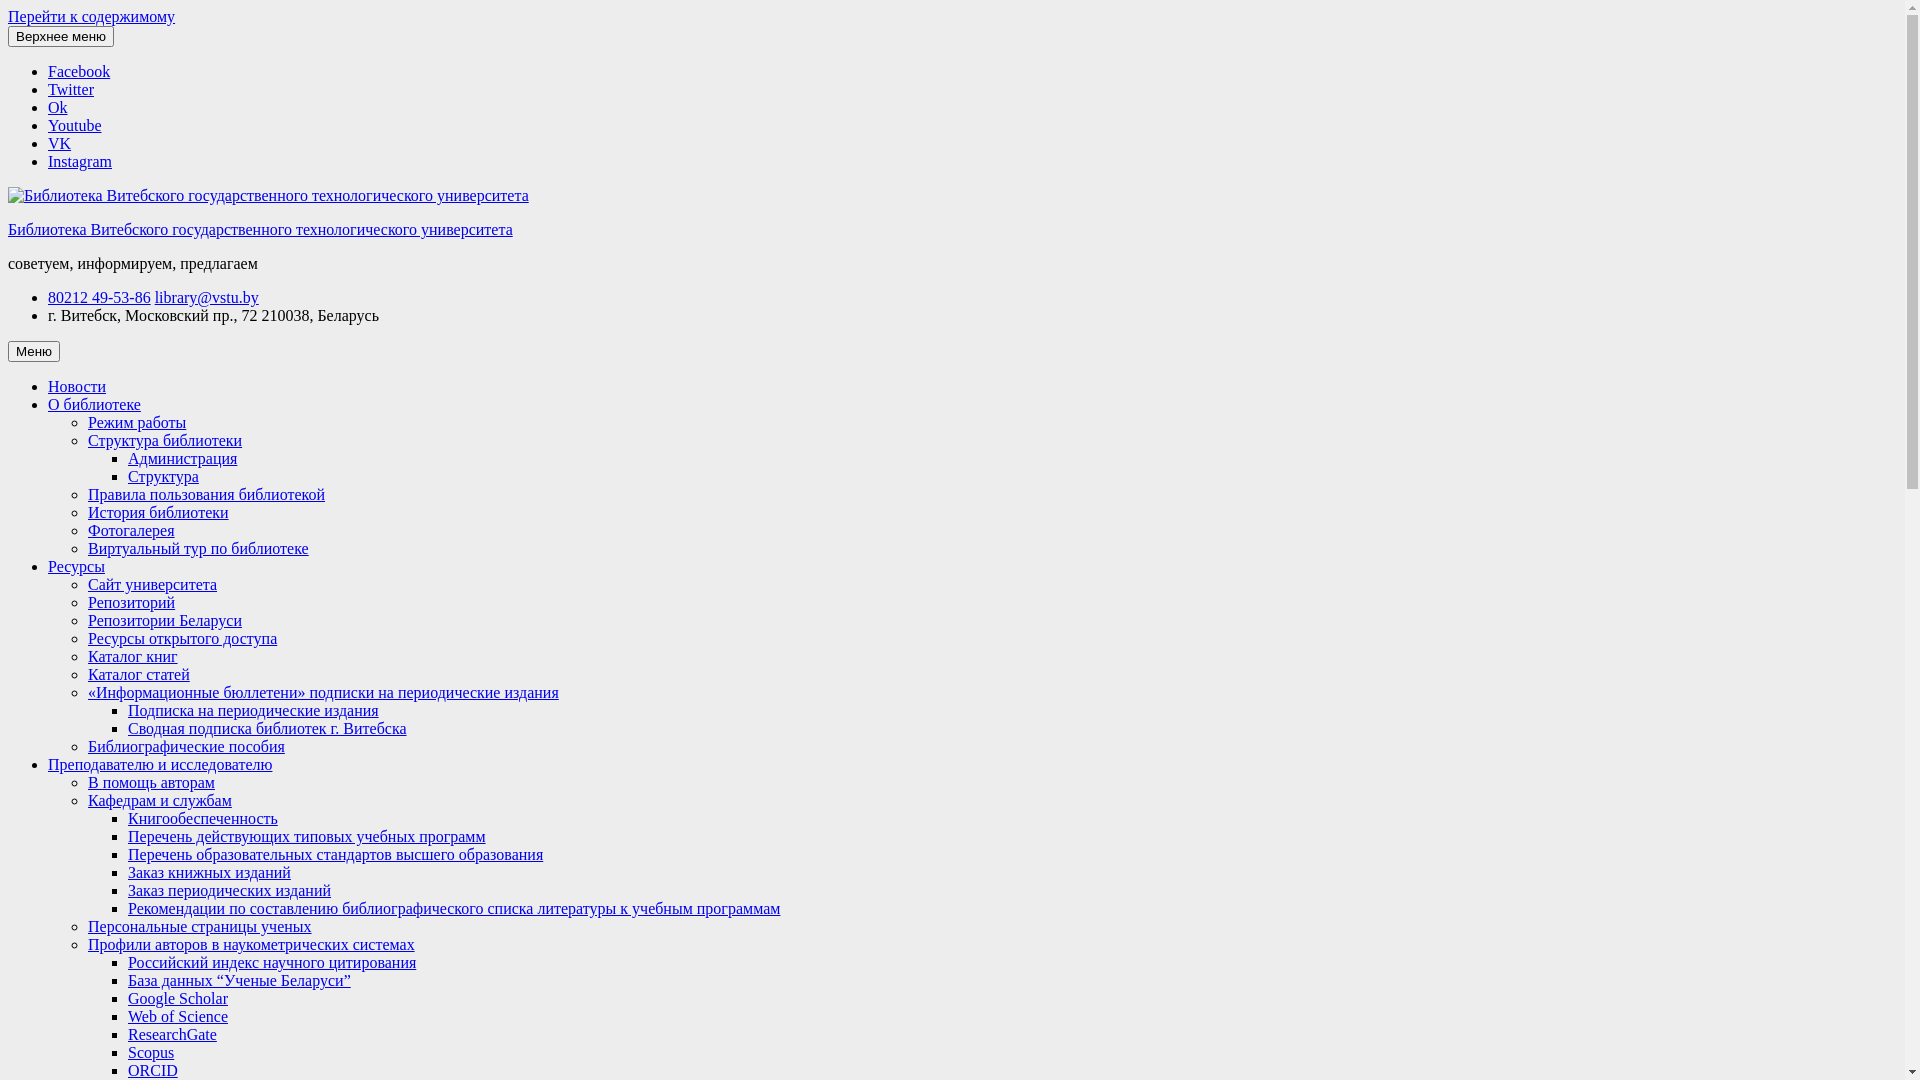 Image resolution: width=1920 pixels, height=1080 pixels. Describe the element at coordinates (206, 297) in the screenshot. I see `'library@vstu.by'` at that location.